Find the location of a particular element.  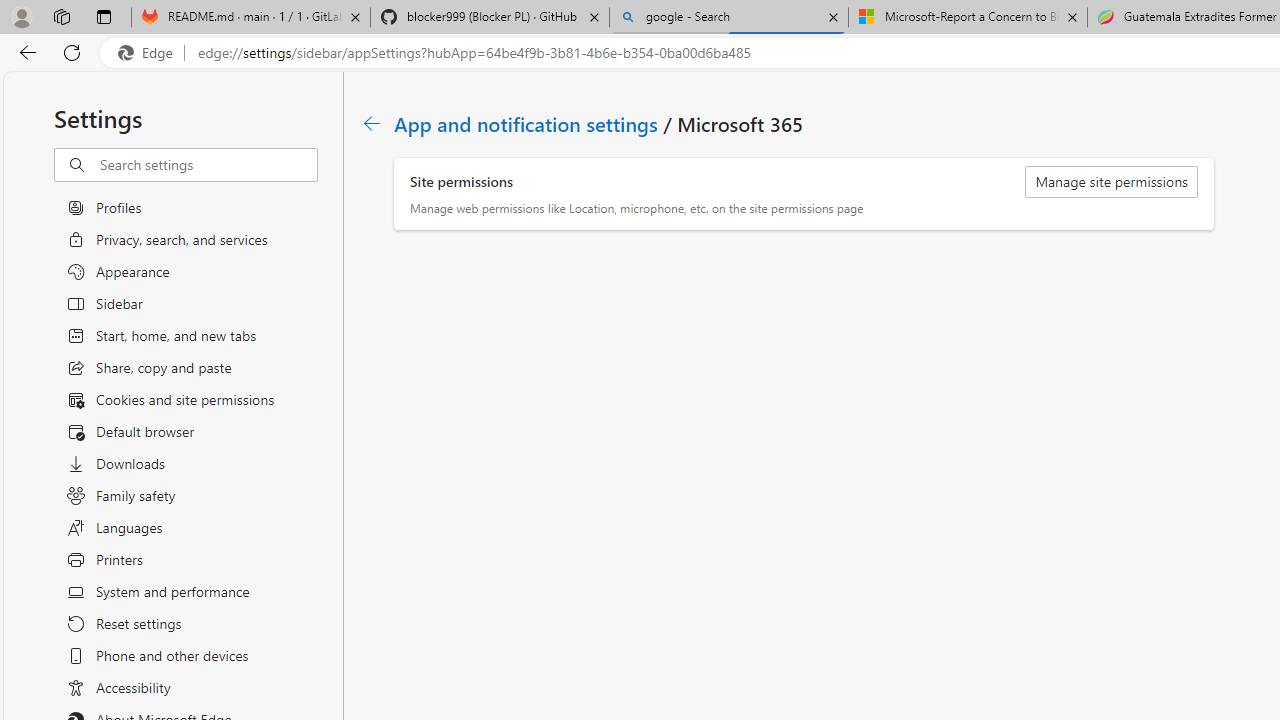

'Microsoft-Report a Concern to Bing' is located at coordinates (967, 17).